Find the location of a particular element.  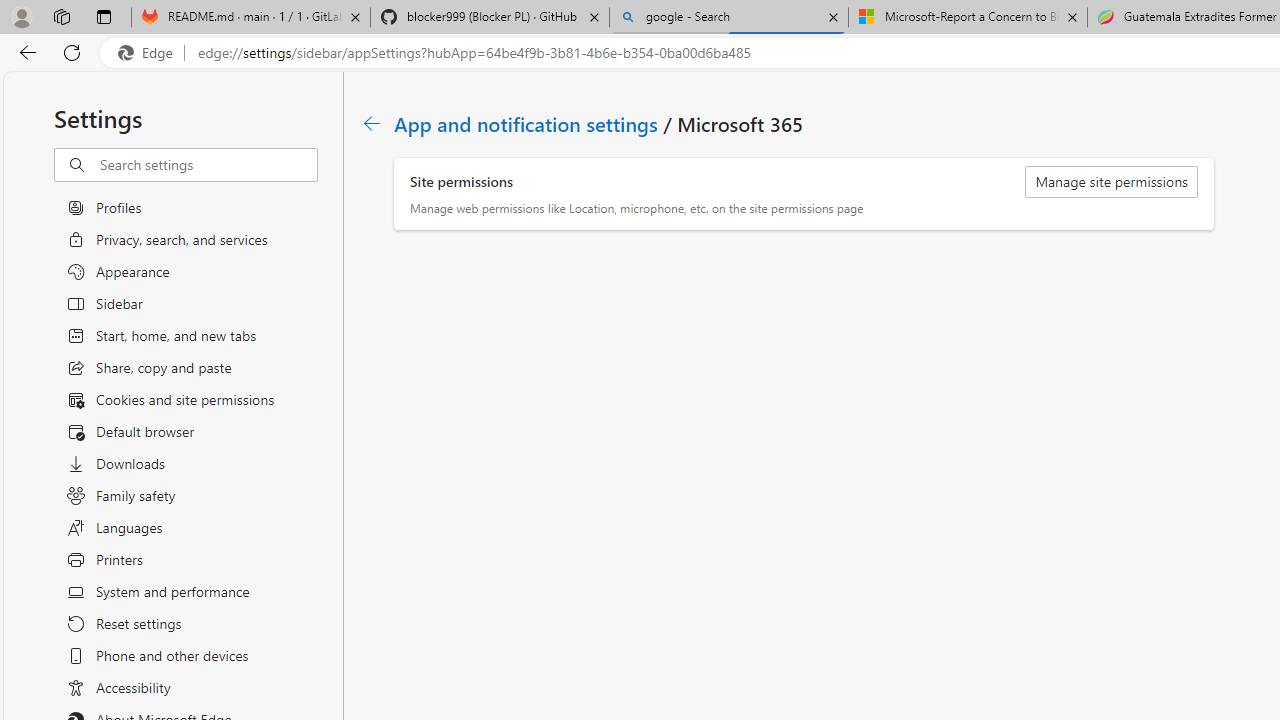

'Microsoft-Report a Concern to Bing' is located at coordinates (967, 17).